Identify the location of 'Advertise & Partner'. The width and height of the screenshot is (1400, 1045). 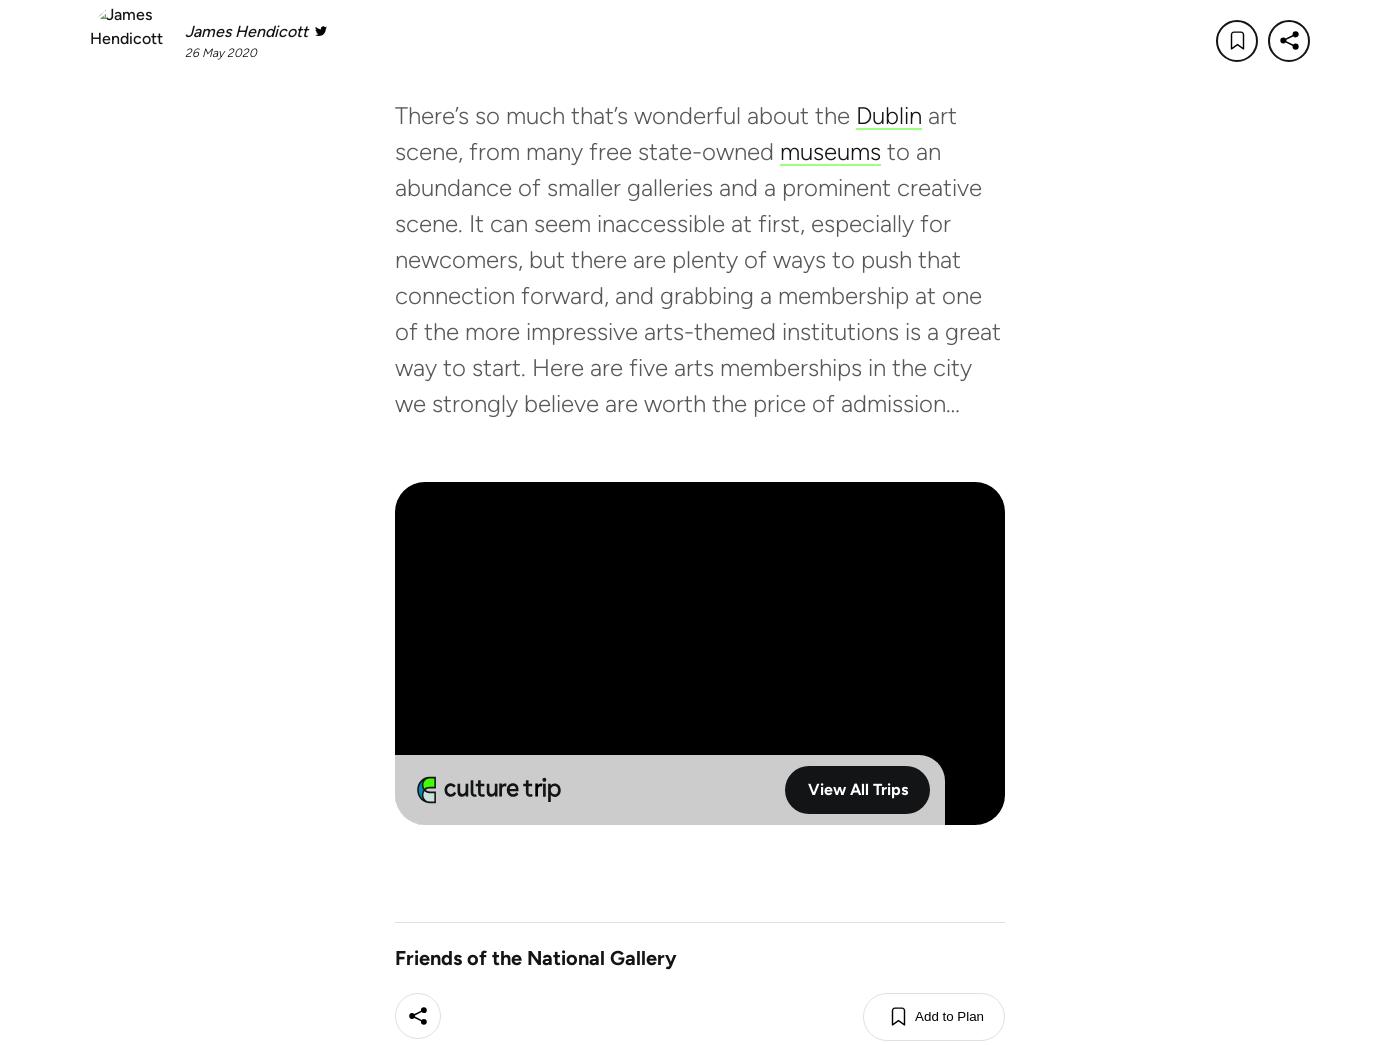
(877, 892).